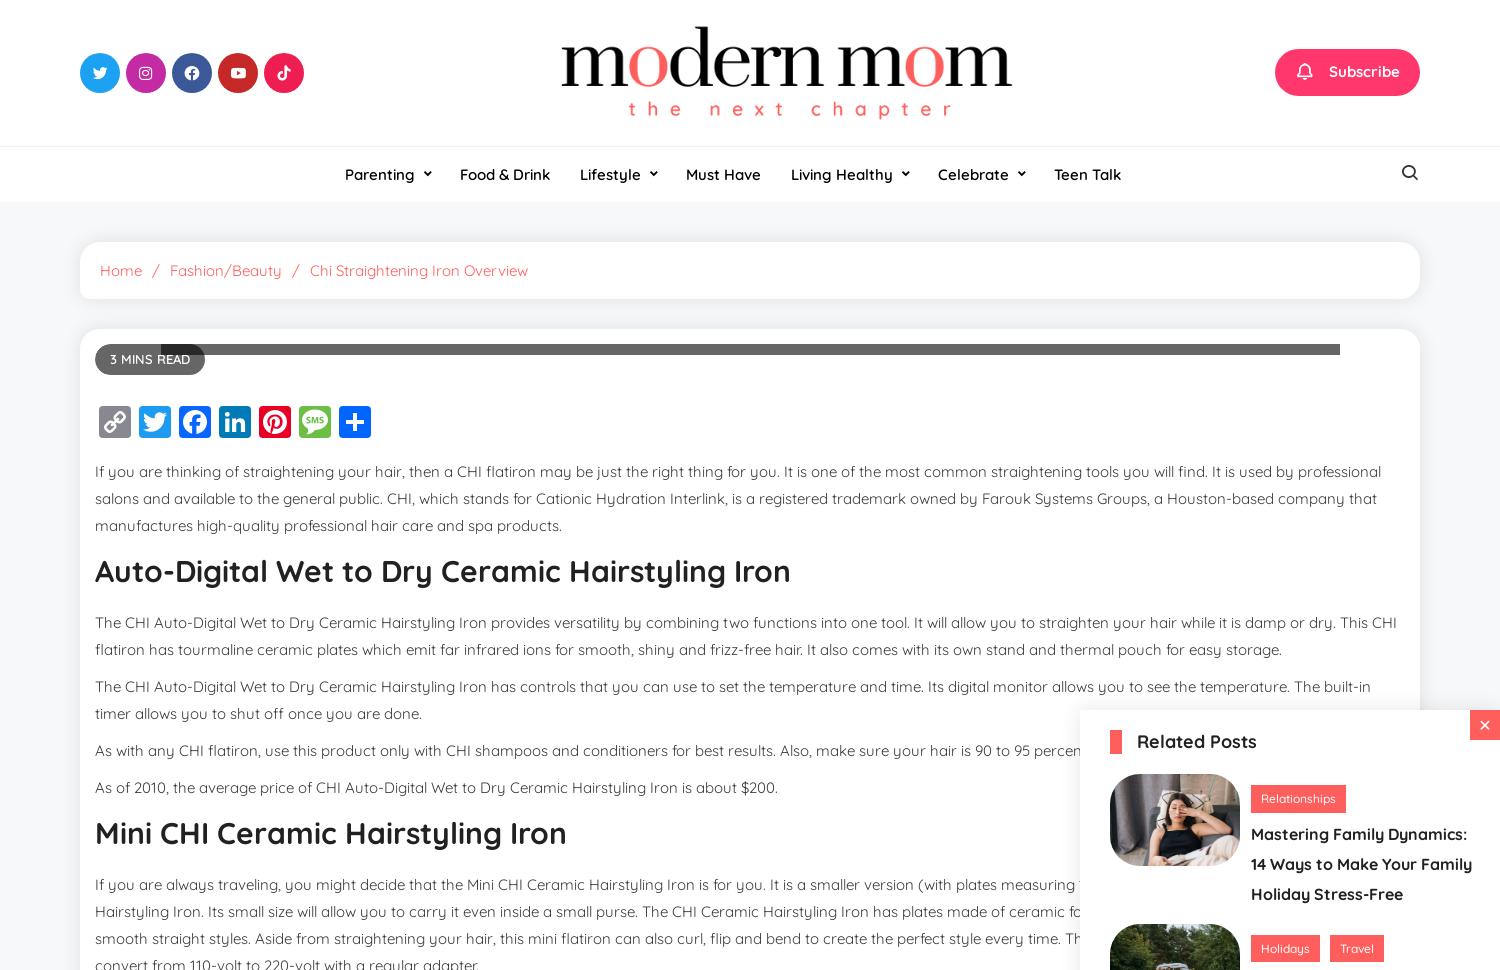 The height and width of the screenshot is (970, 1500). What do you see at coordinates (283, 422) in the screenshot?
I see `'Facebook'` at bounding box center [283, 422].